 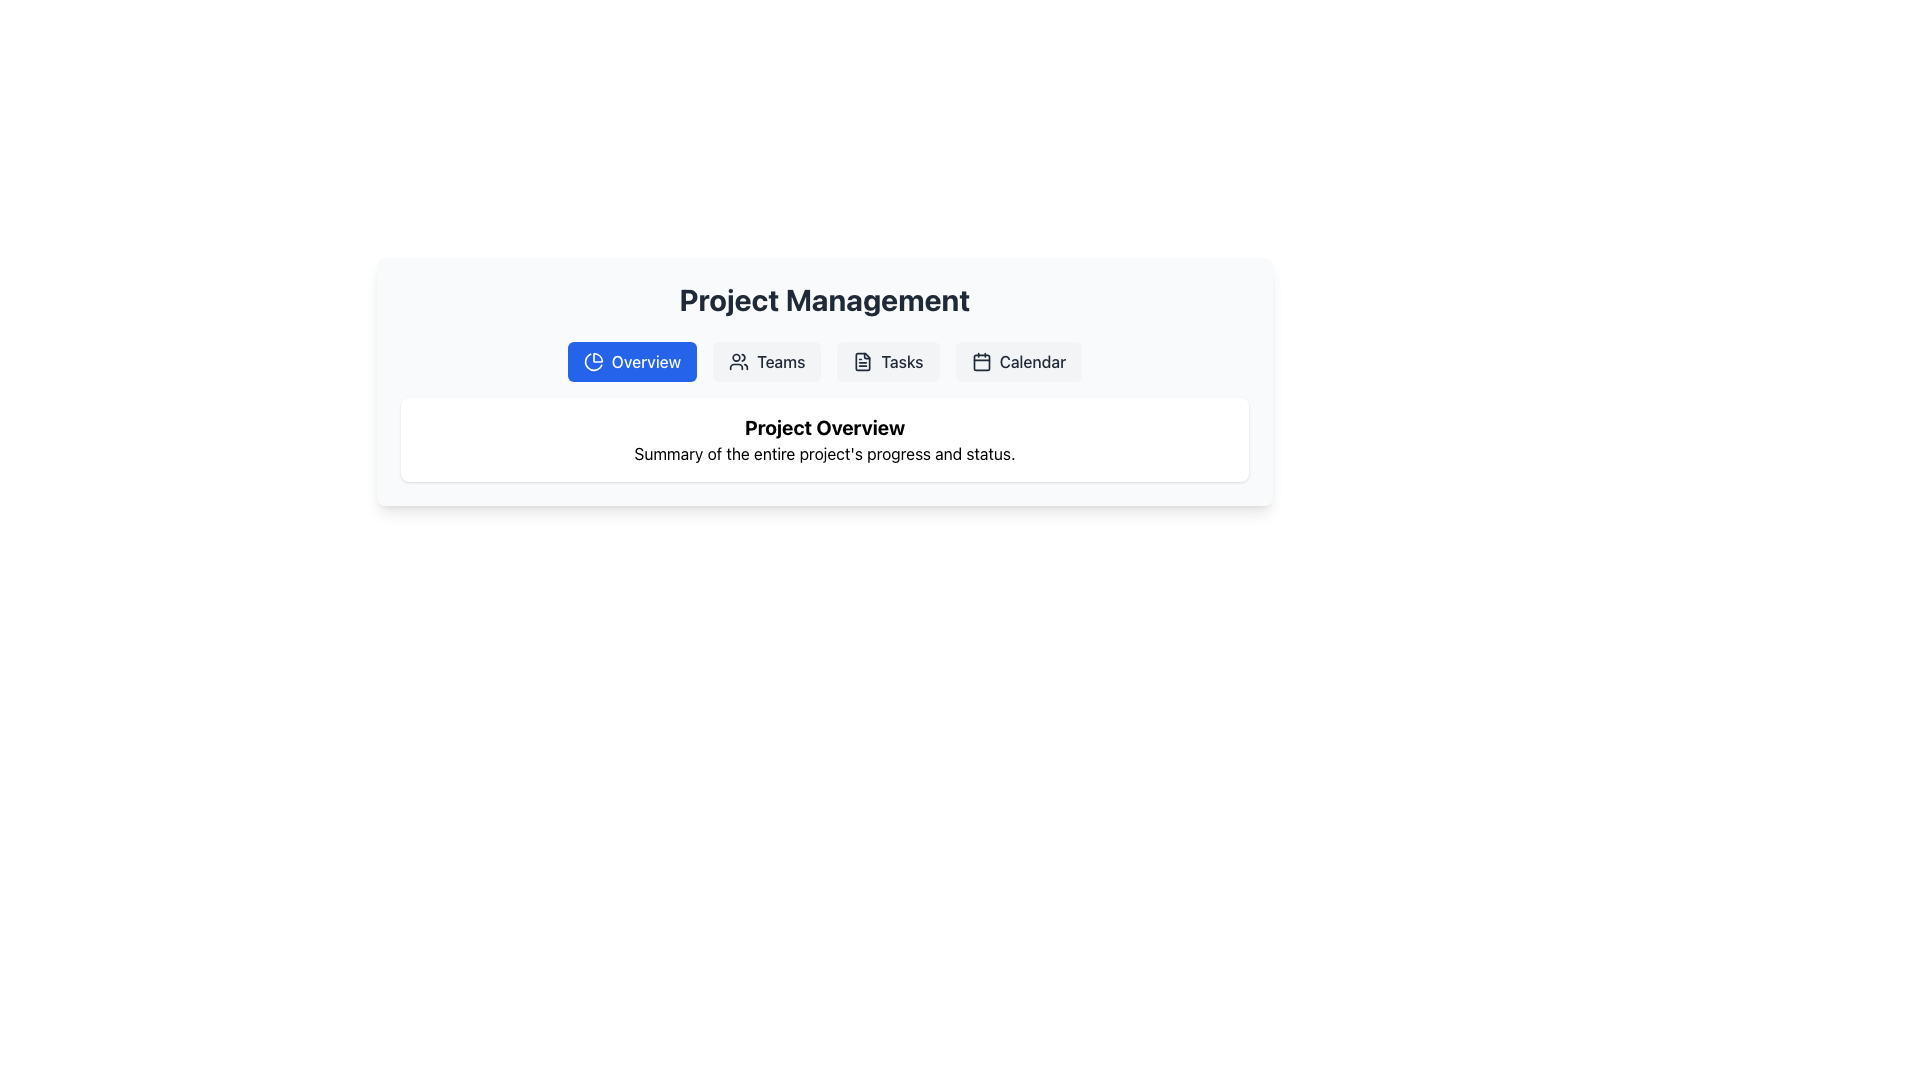 I want to click on the 'Overview' button, which is a rectangular button with a blue background, rounded corners, and white text featuring a pie chart icon, located in the navigation section under 'Project Management', so click(x=631, y=362).